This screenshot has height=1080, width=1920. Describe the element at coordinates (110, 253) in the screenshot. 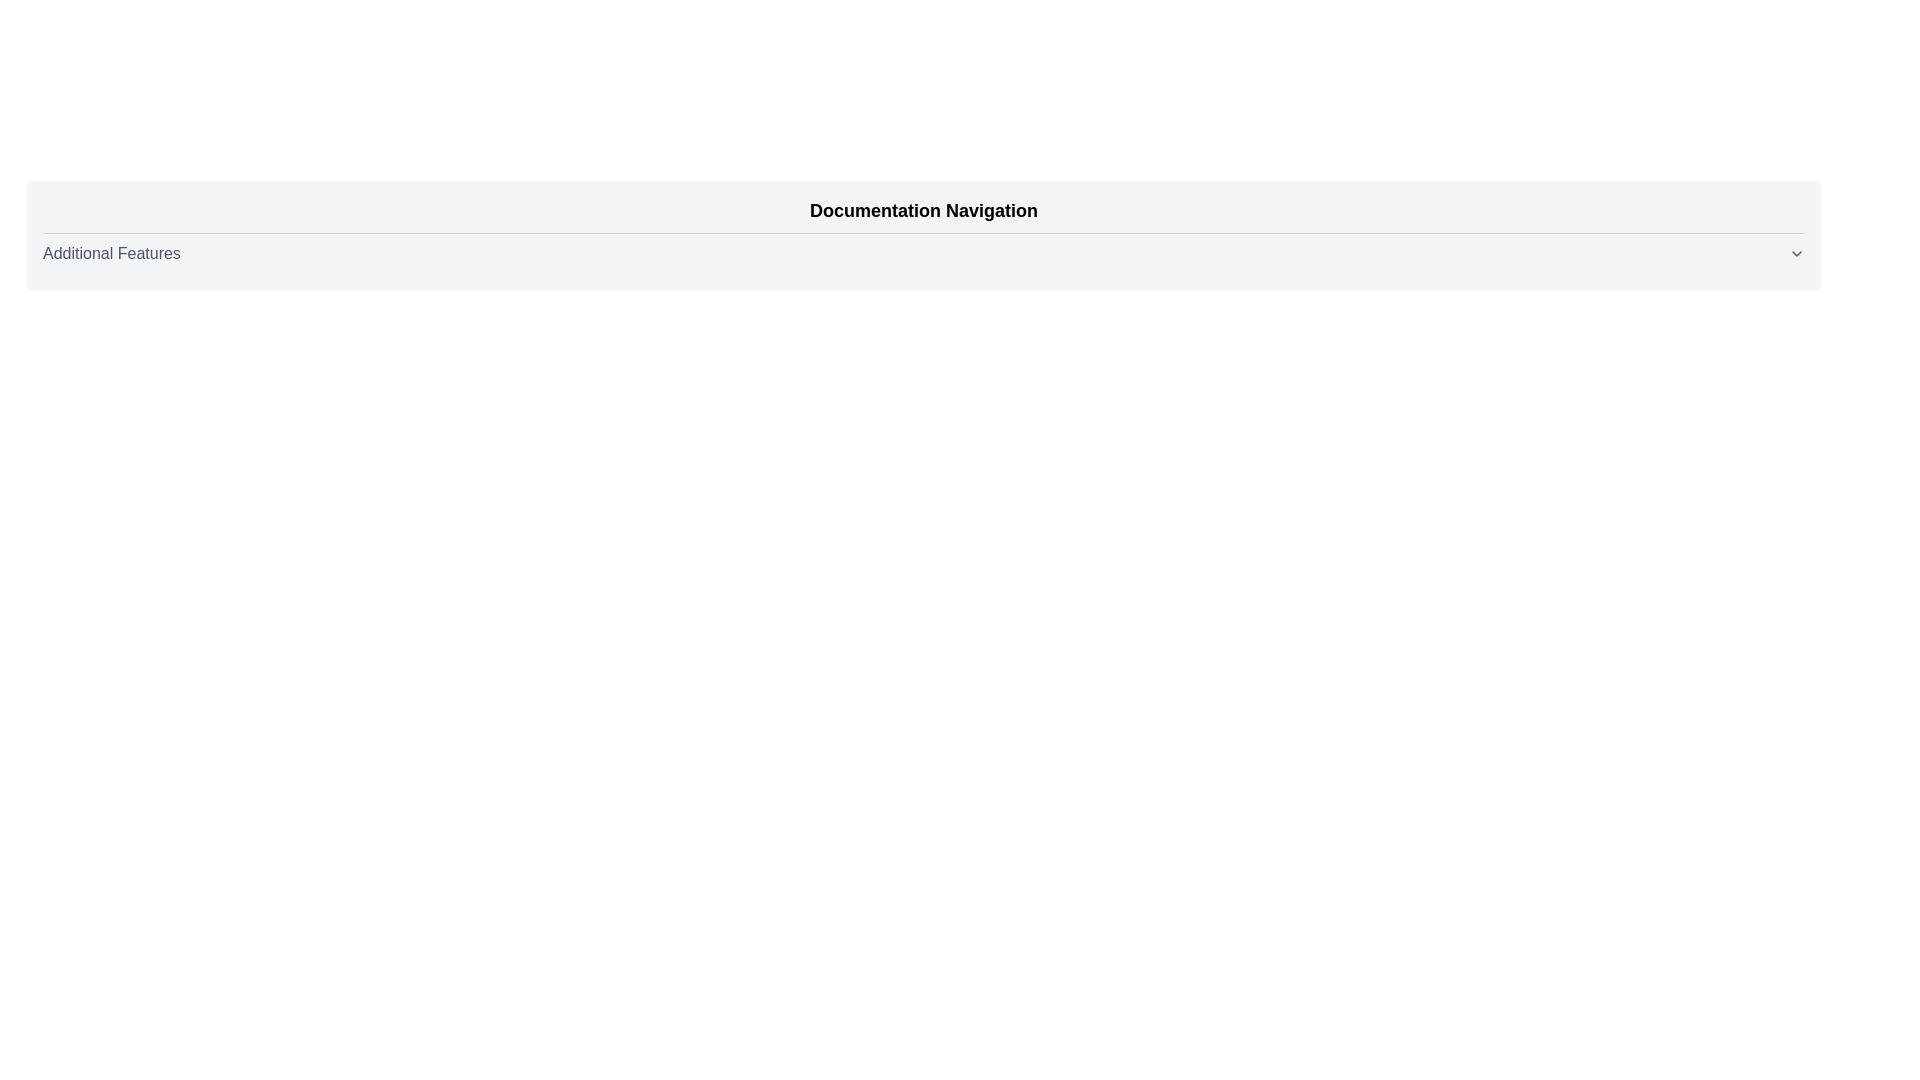

I see `the 'Additional Features' text label located beneath the line separator` at that location.